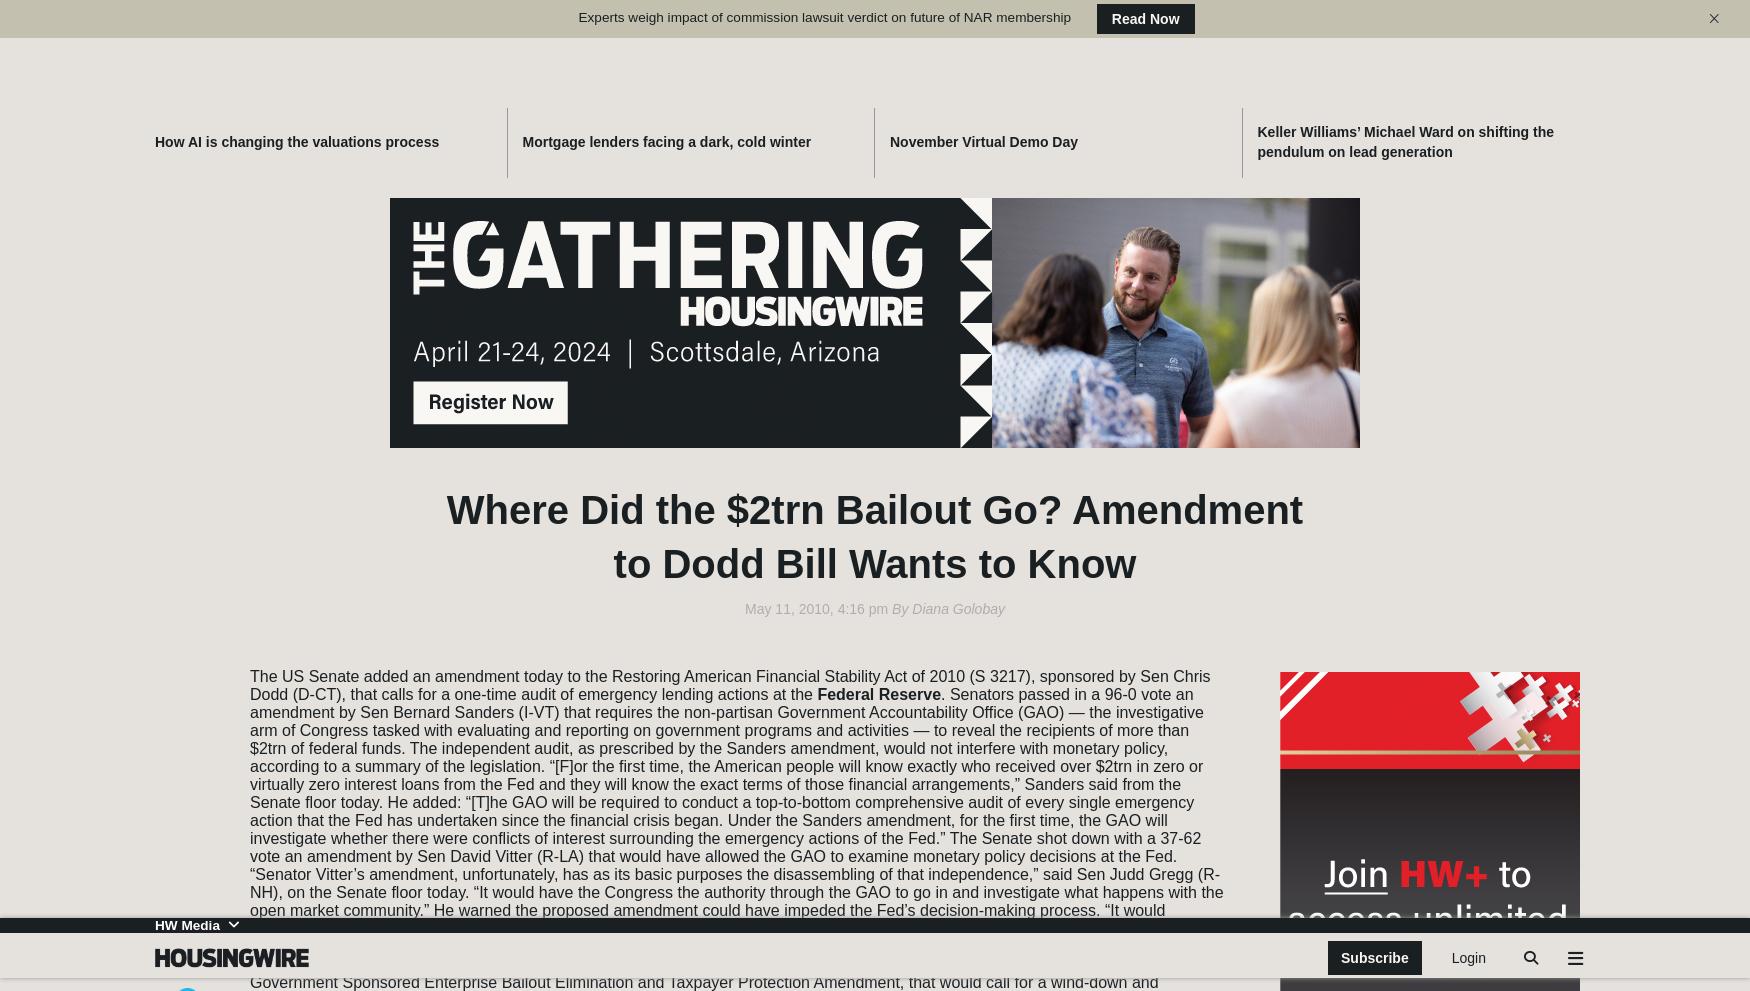 This screenshot has height=991, width=1750. What do you see at coordinates (1394, 636) in the screenshot?
I see `'HousingWire: The Gathering 2024'` at bounding box center [1394, 636].